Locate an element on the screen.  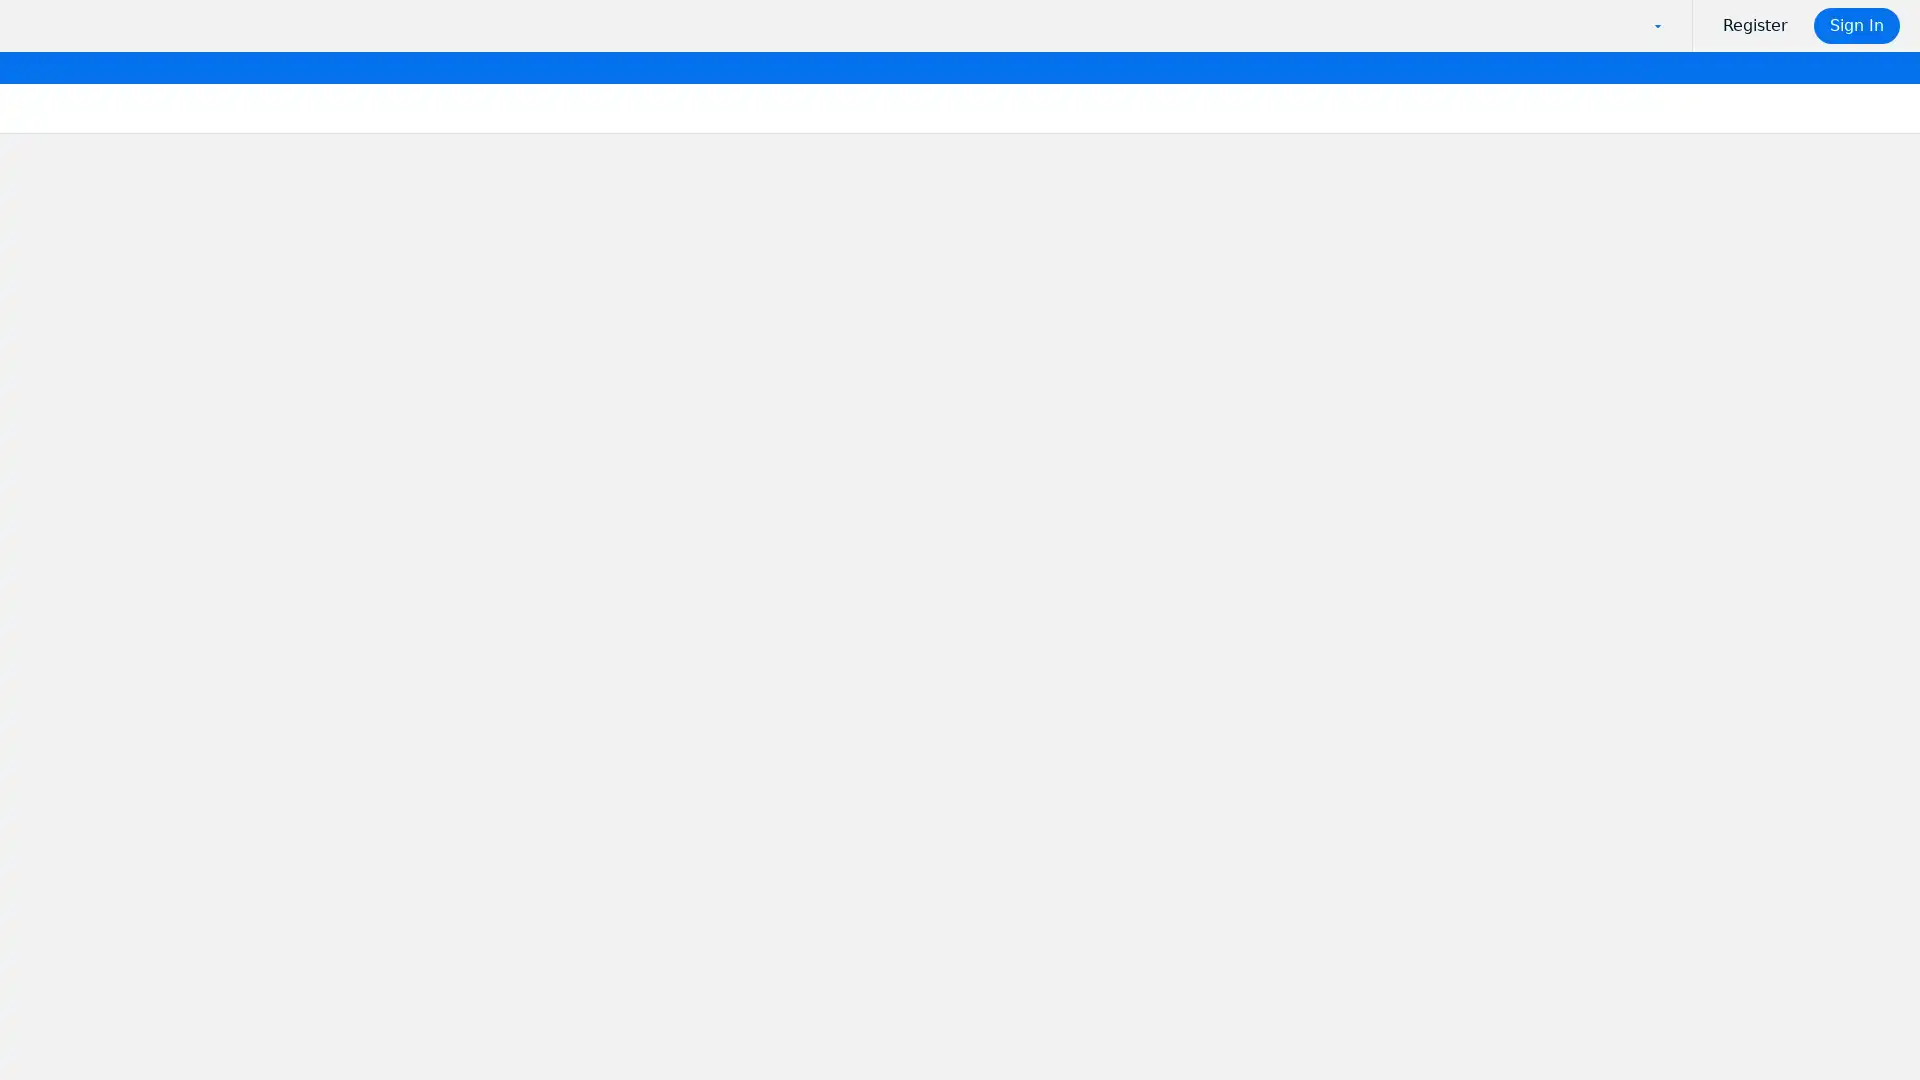
Accept is located at coordinates (1502, 1018).